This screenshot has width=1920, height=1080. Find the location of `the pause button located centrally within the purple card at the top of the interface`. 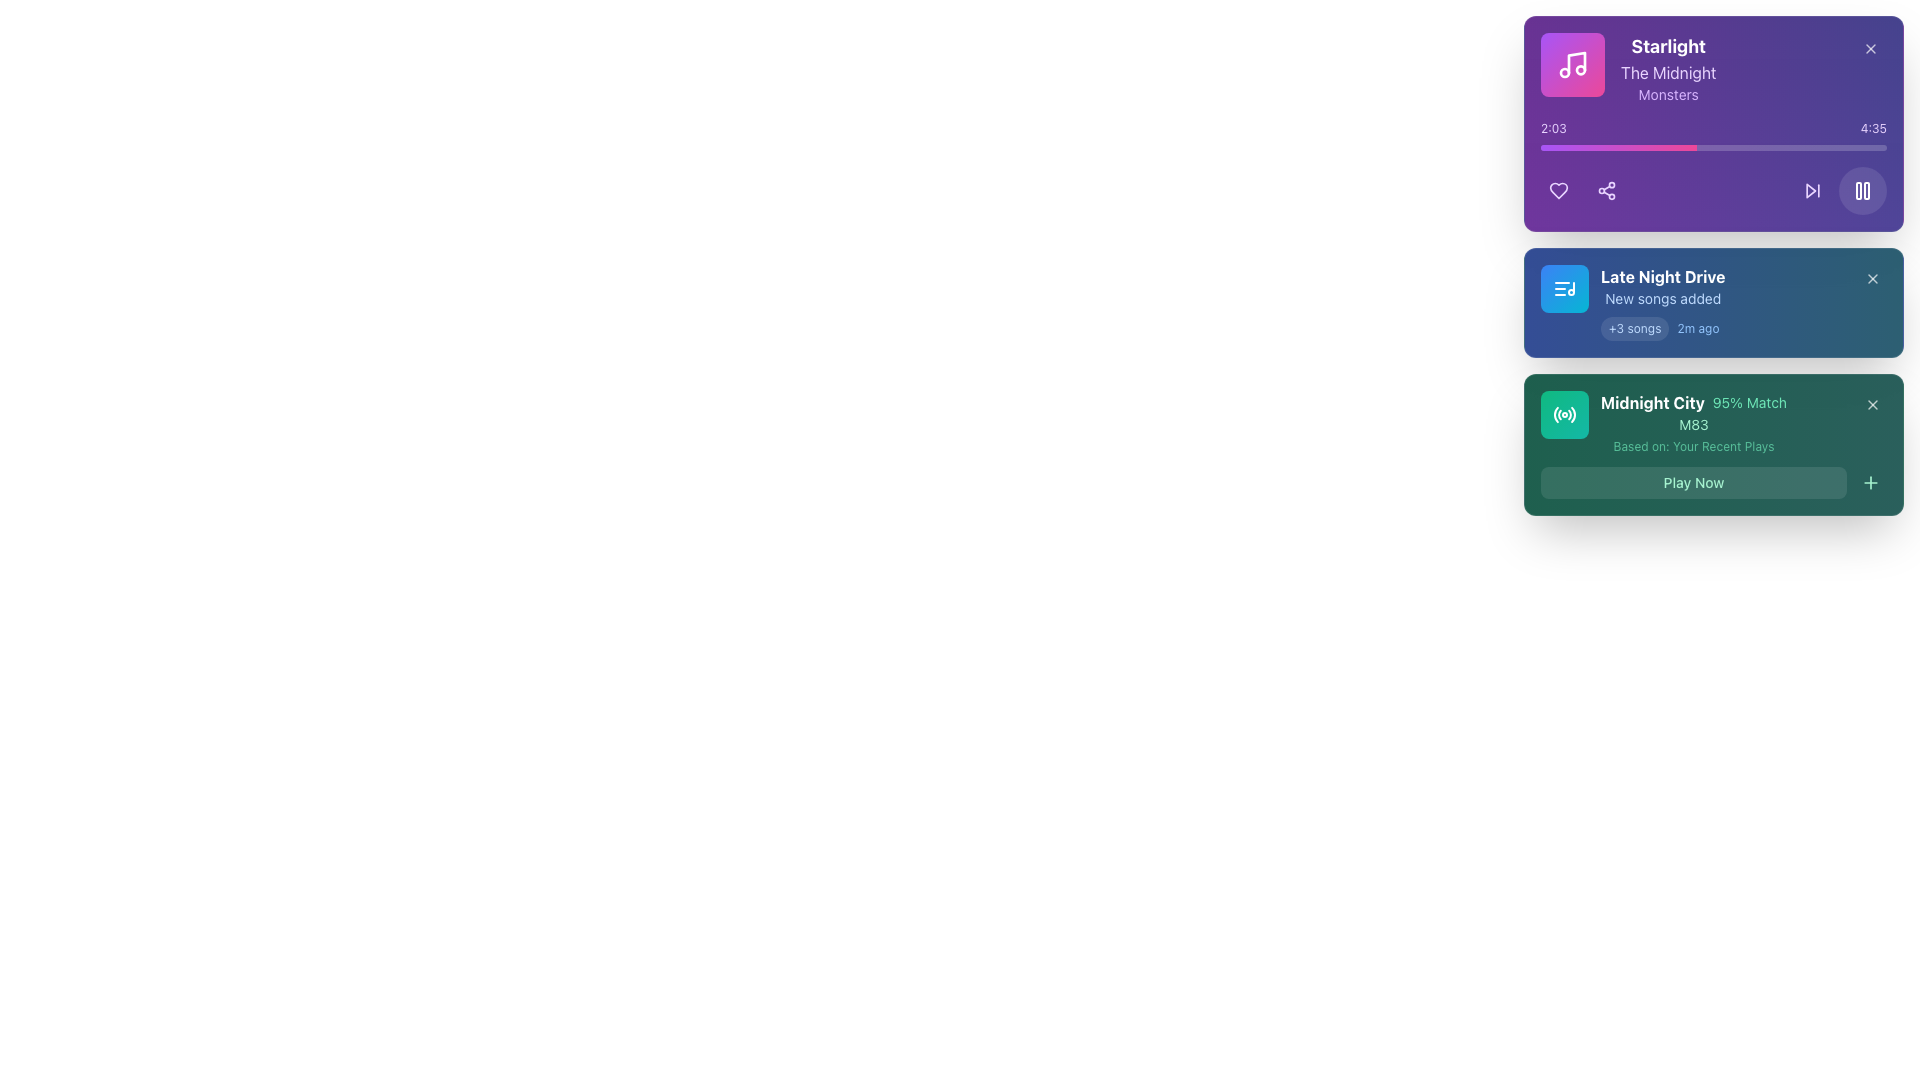

the pause button located centrally within the purple card at the top of the interface is located at coordinates (1861, 191).